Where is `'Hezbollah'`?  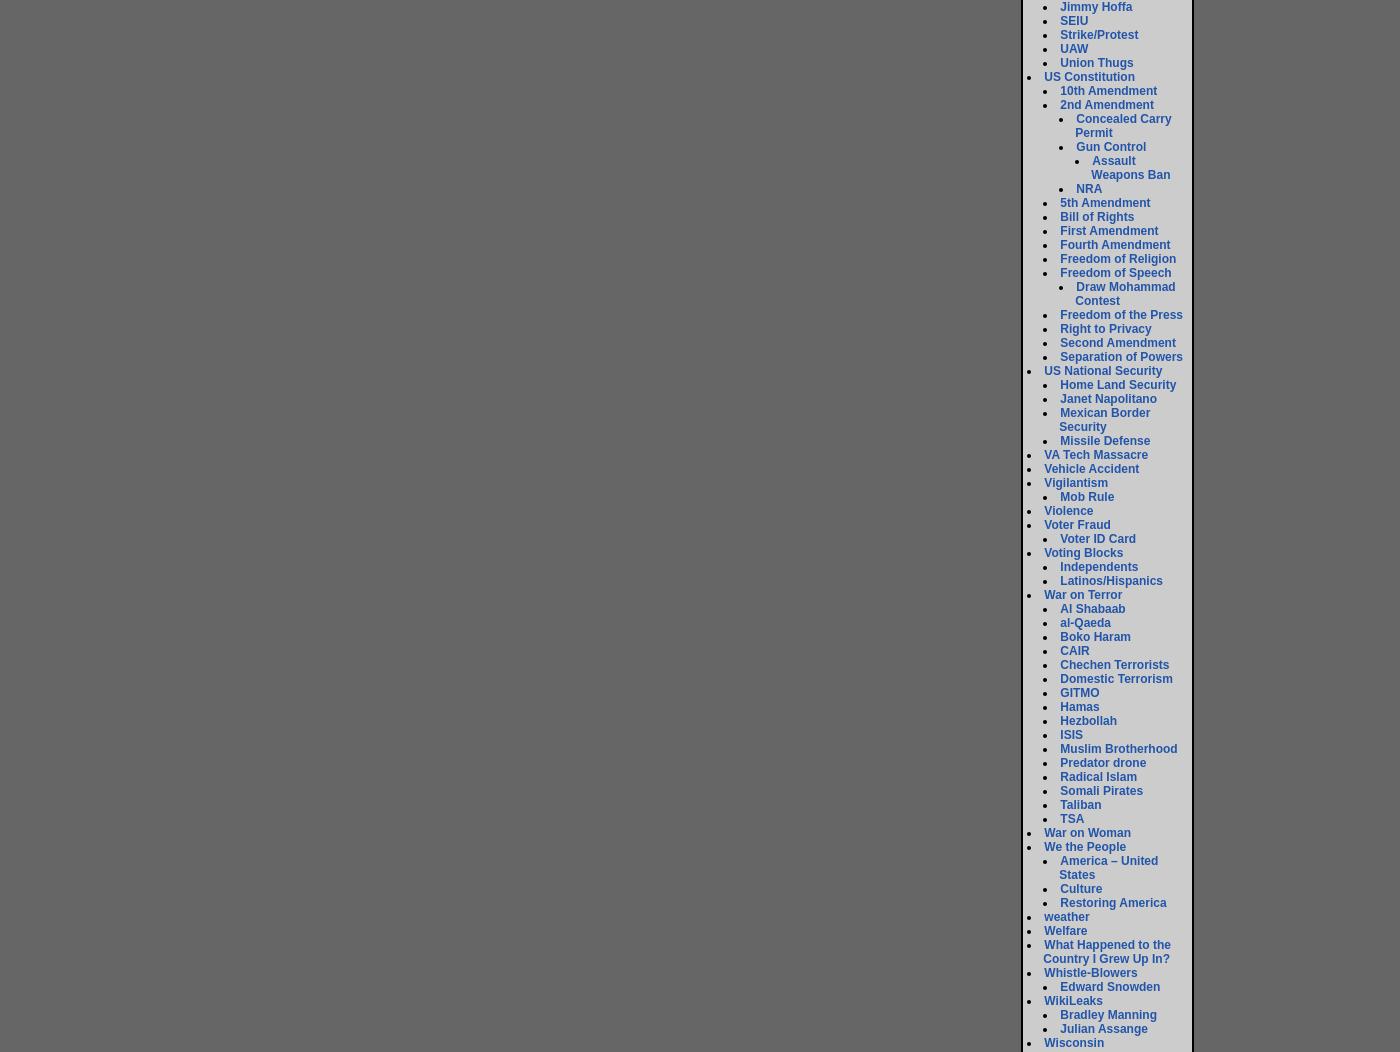 'Hezbollah' is located at coordinates (1088, 721).